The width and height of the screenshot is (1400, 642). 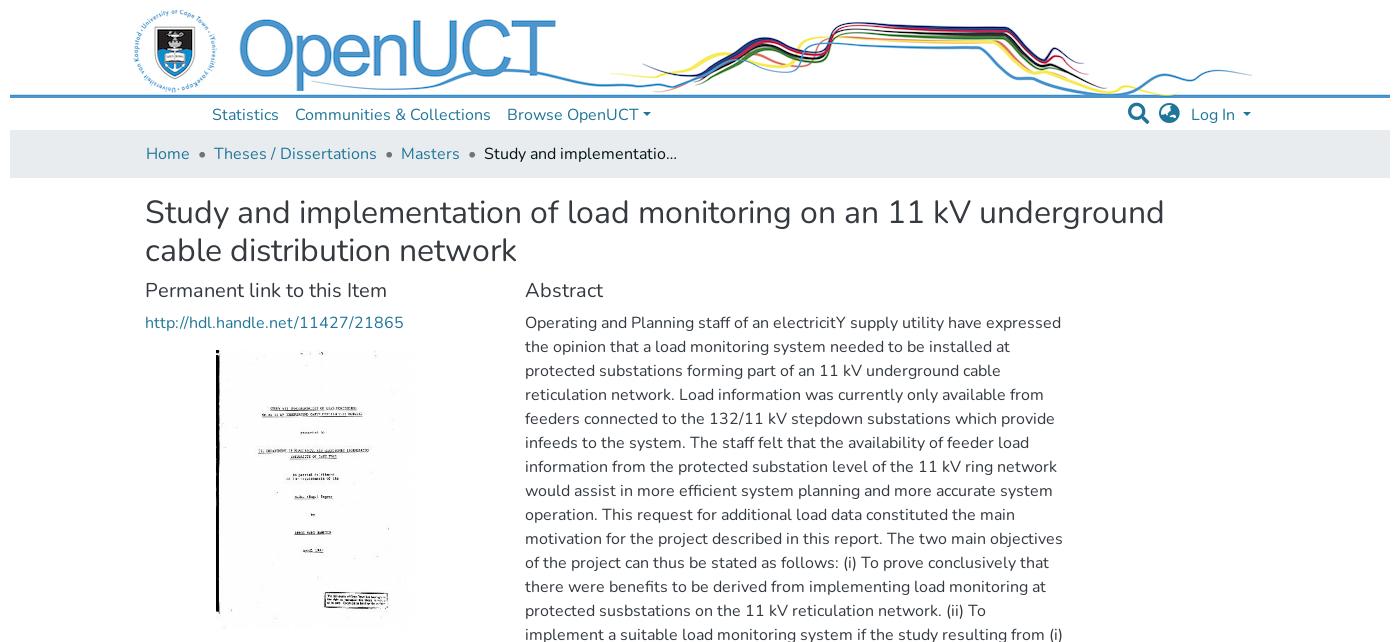 I want to click on 'Log In', so click(x=1213, y=114).